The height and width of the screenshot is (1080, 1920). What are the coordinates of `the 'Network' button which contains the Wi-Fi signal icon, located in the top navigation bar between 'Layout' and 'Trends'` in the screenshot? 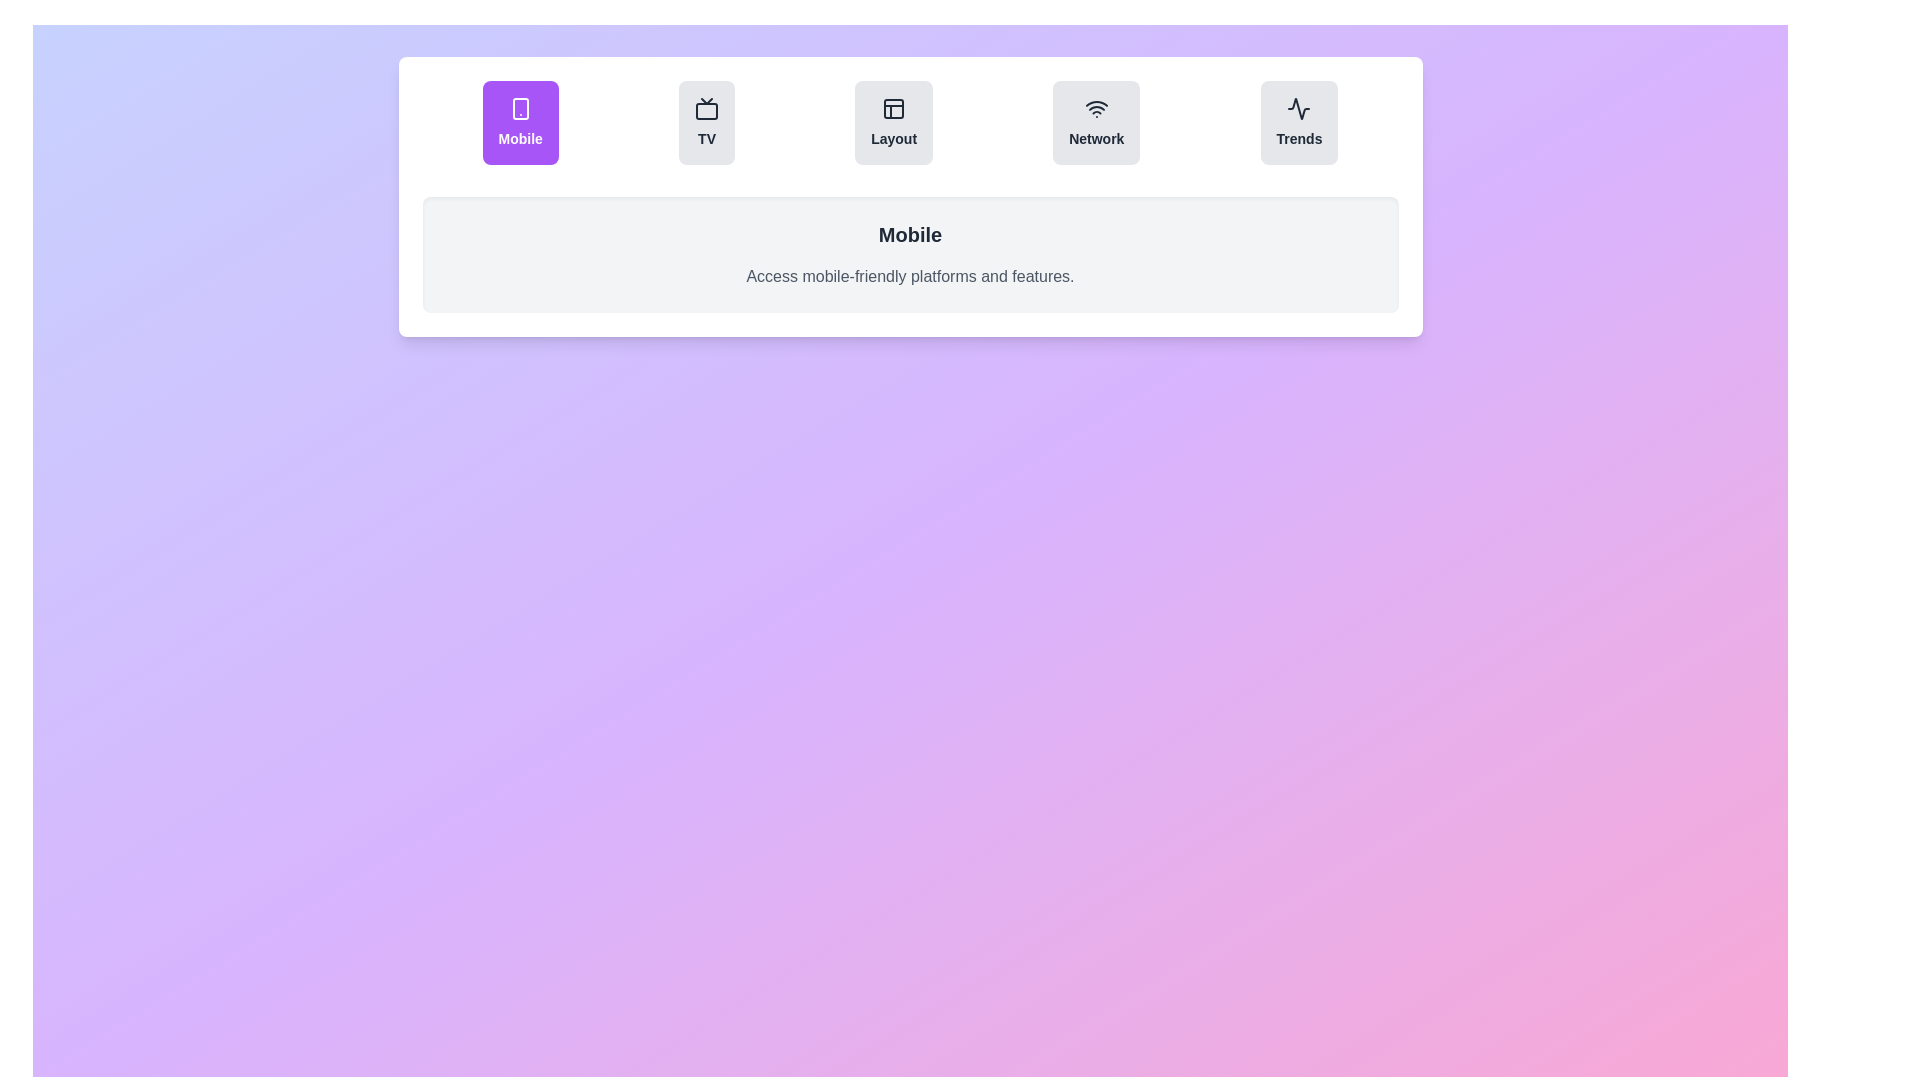 It's located at (1095, 108).